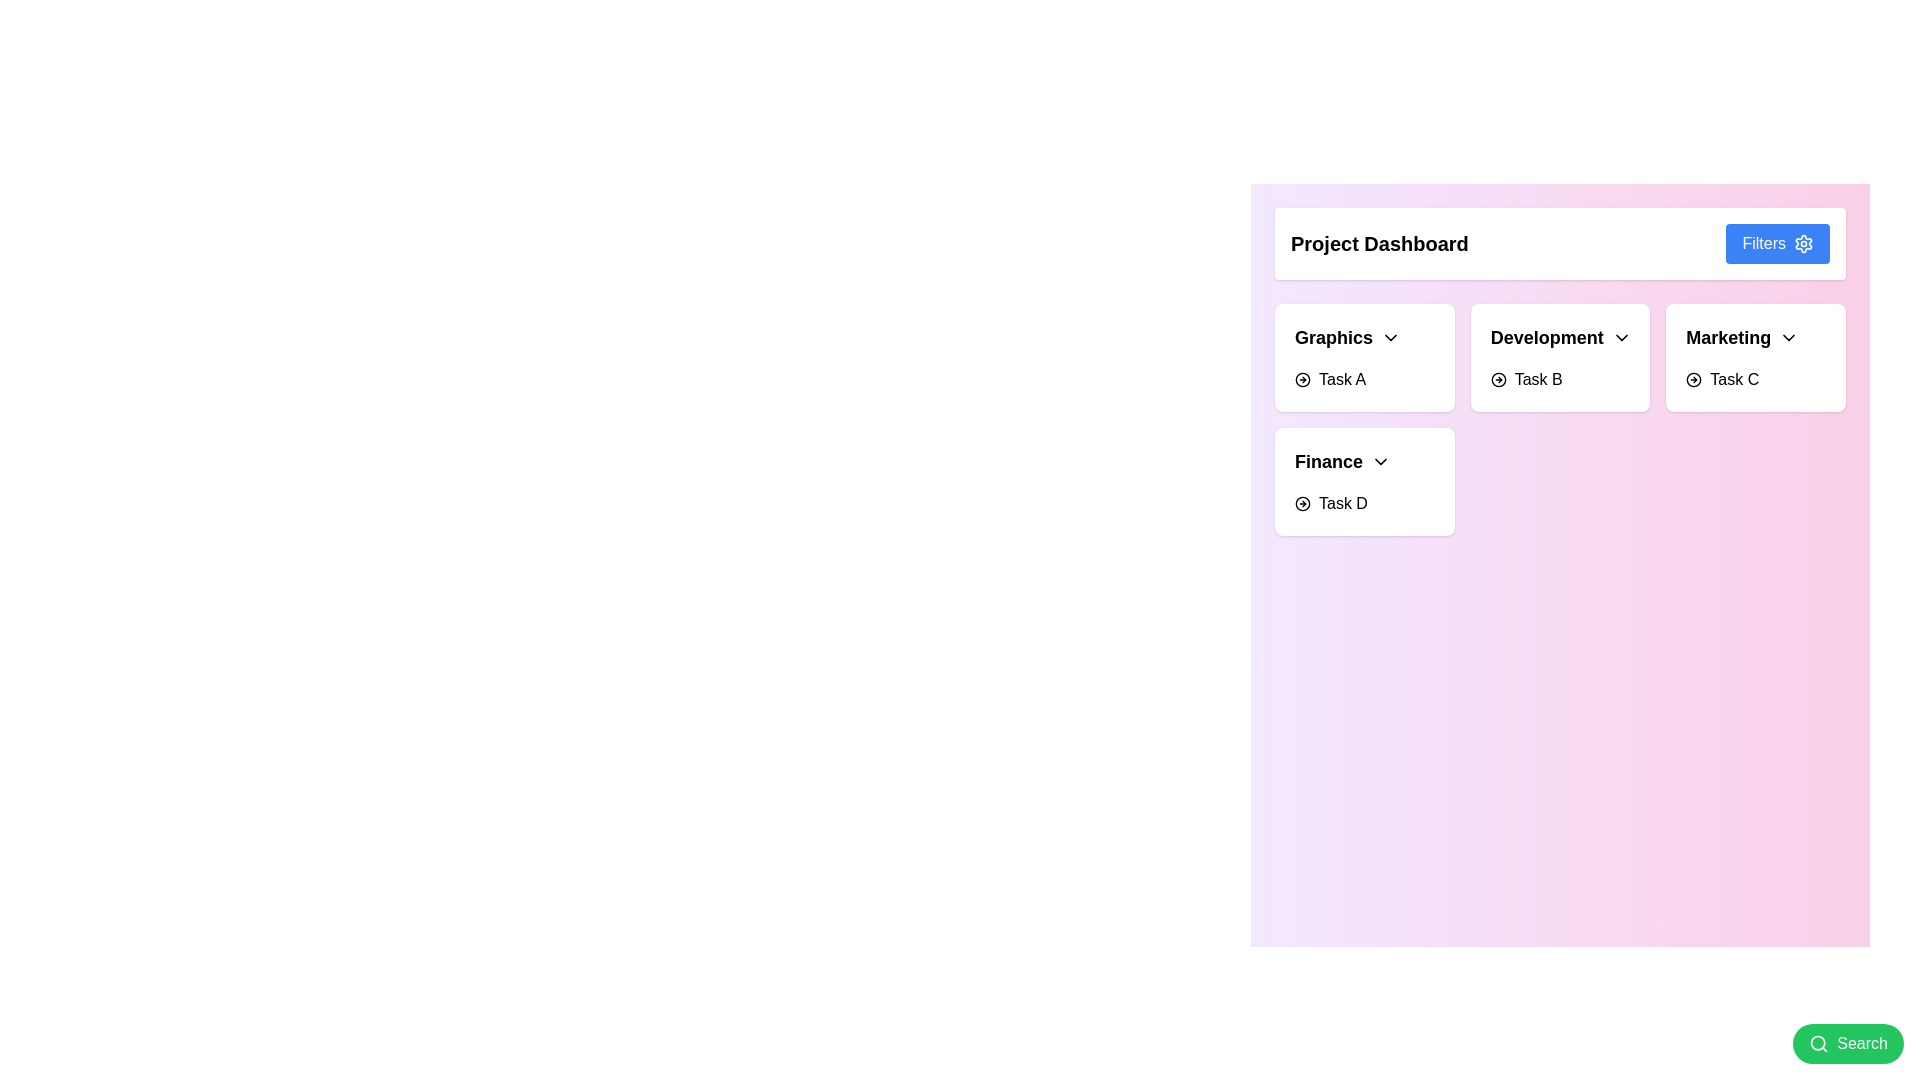 Image resolution: width=1920 pixels, height=1080 pixels. Describe the element at coordinates (1789, 337) in the screenshot. I see `the downward-facing chevron icon next to the 'Marketing' label` at that location.